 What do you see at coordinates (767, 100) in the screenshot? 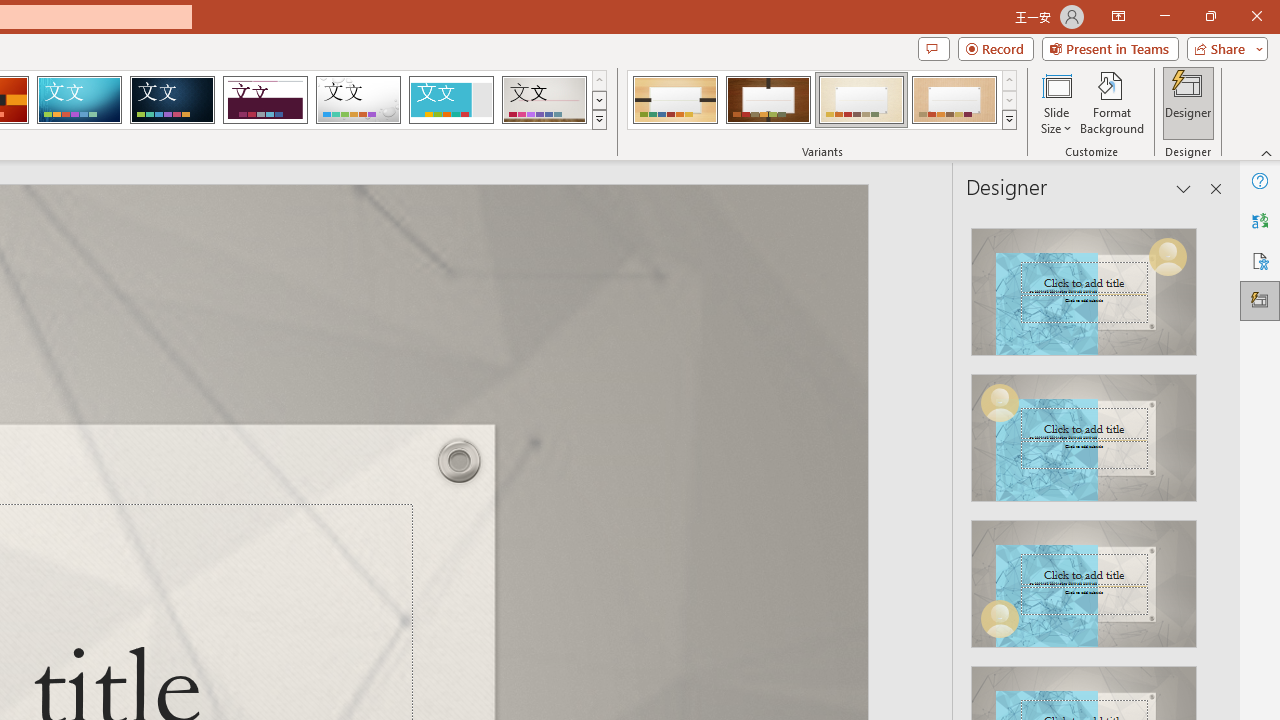
I see `'Organic Variant 2'` at bounding box center [767, 100].